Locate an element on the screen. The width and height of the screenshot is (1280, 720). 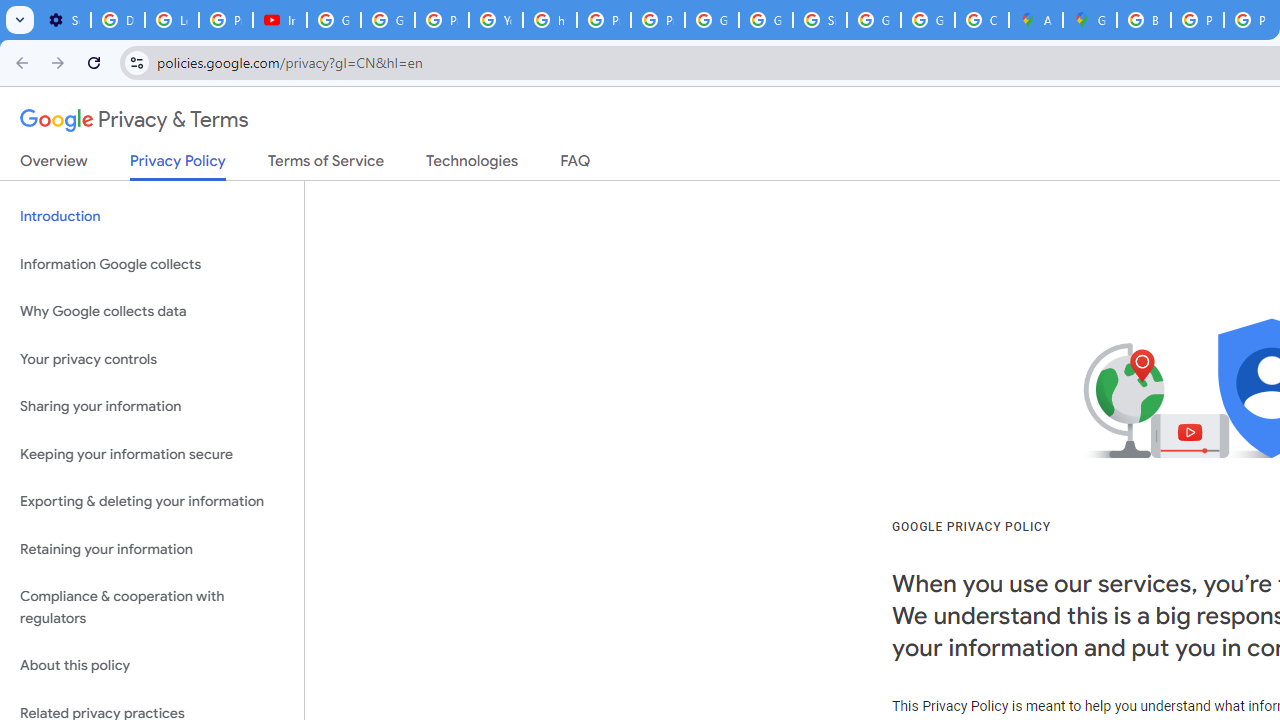
'Compliance & cooperation with regulators' is located at coordinates (151, 607).